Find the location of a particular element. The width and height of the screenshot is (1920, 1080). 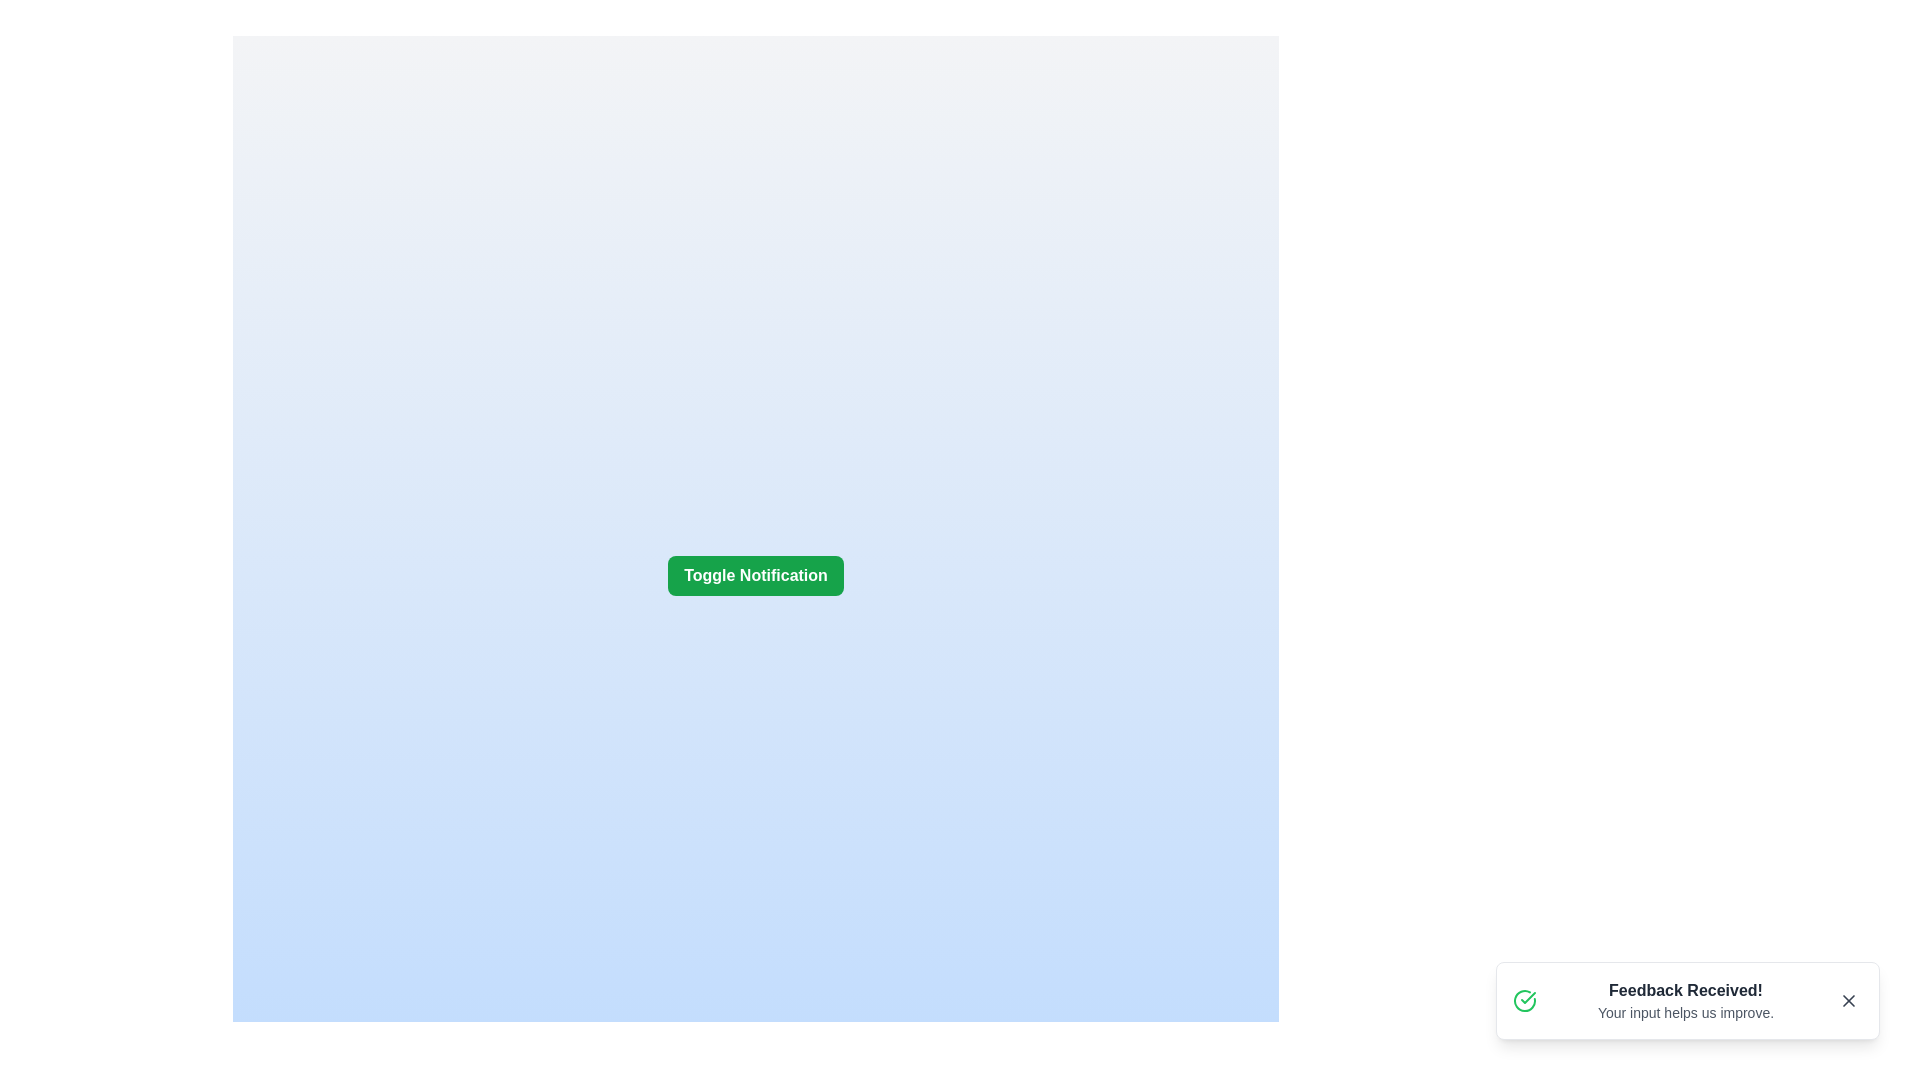

the 'Toggle Notification' button to toggle the visibility of the notification is located at coordinates (754, 575).